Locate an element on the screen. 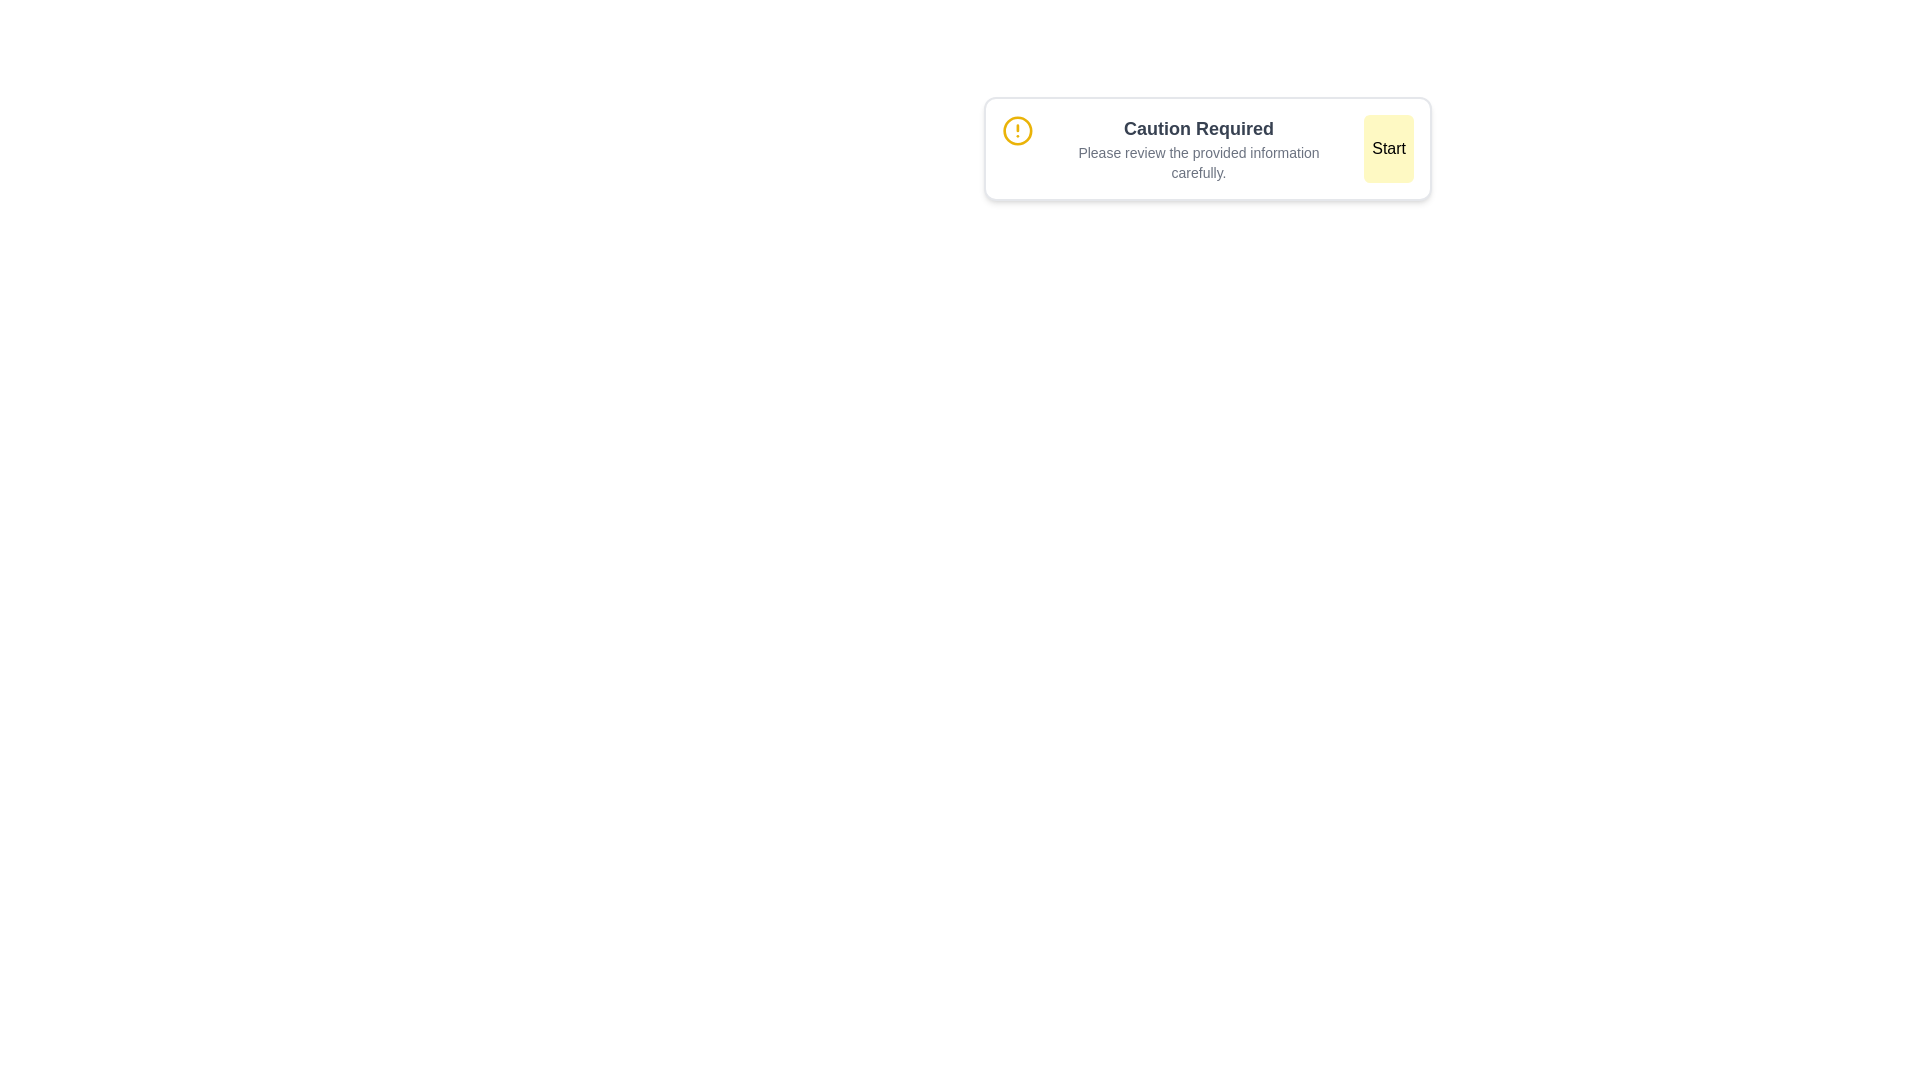 Image resolution: width=1920 pixels, height=1080 pixels. the circular warning symbol with a yellow ring and an exclamation mark to gain more information is located at coordinates (1017, 131).